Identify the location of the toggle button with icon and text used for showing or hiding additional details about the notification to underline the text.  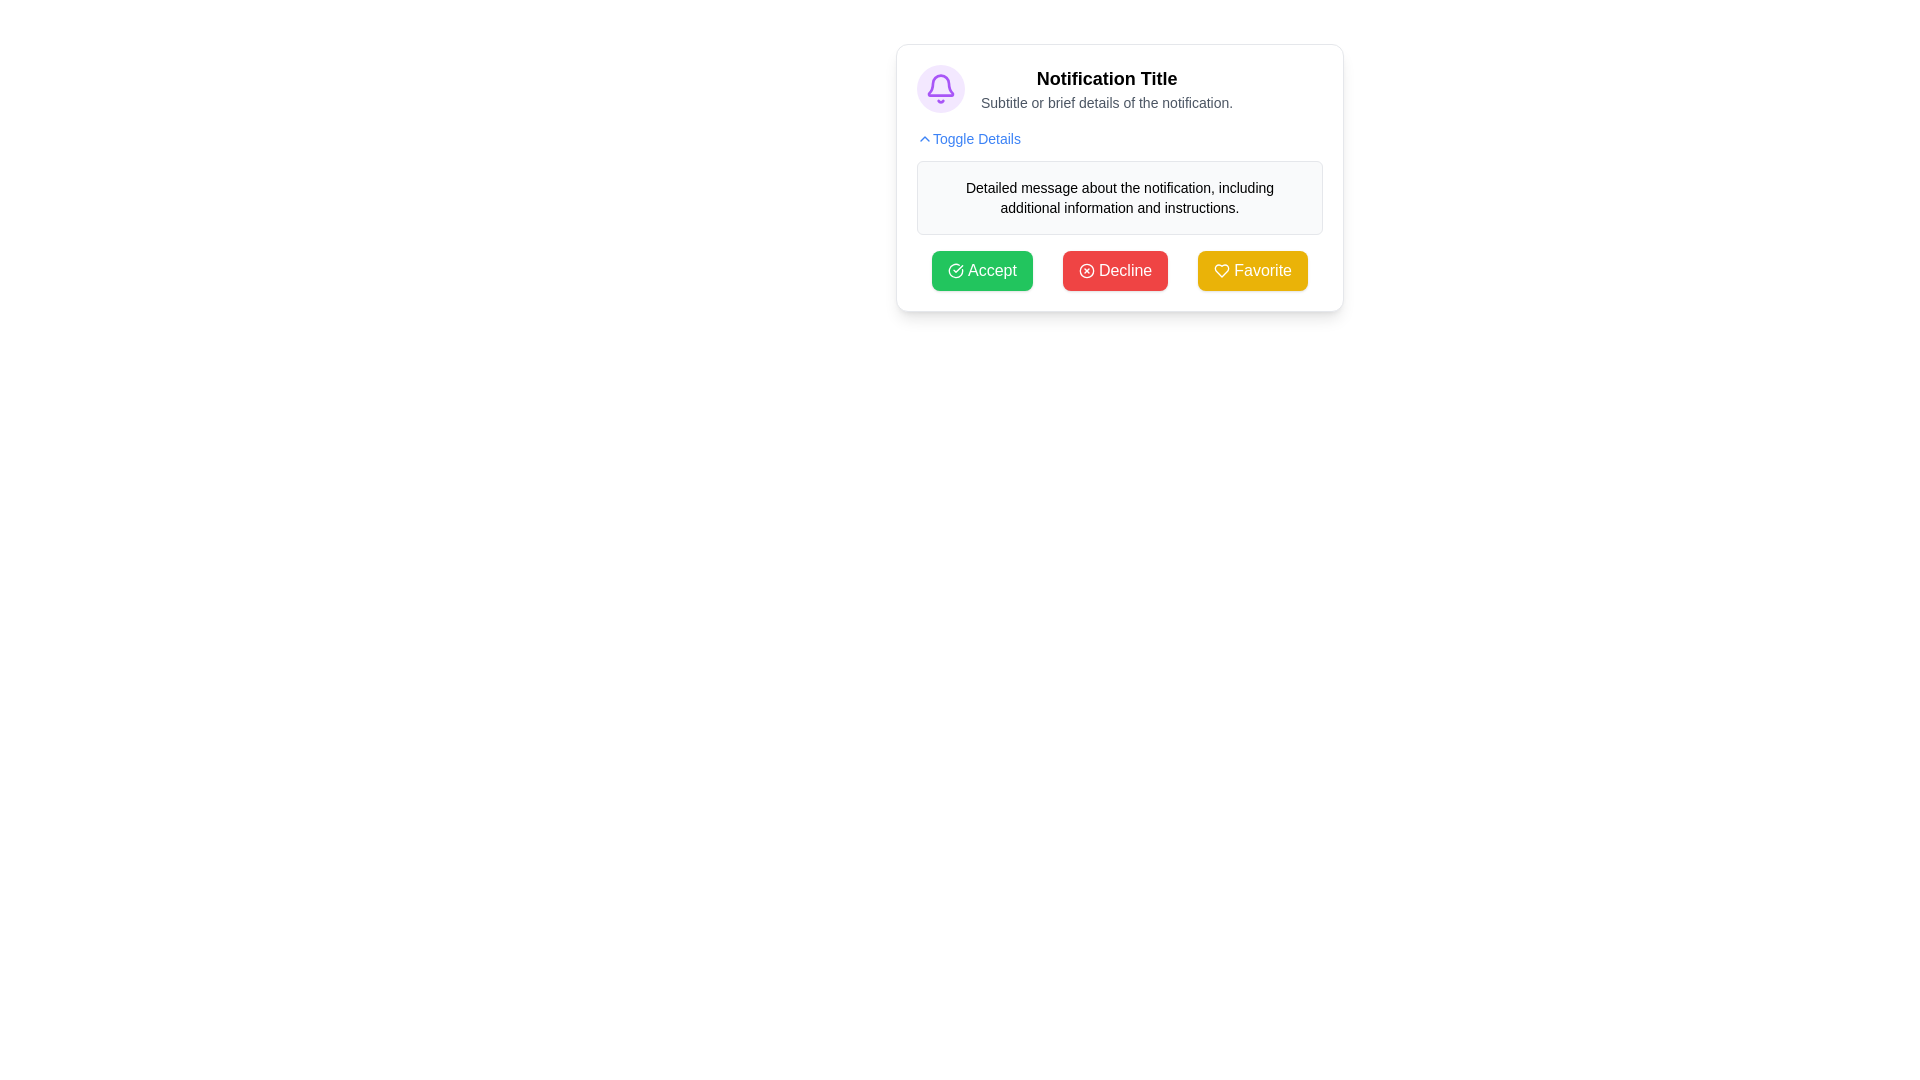
(969, 137).